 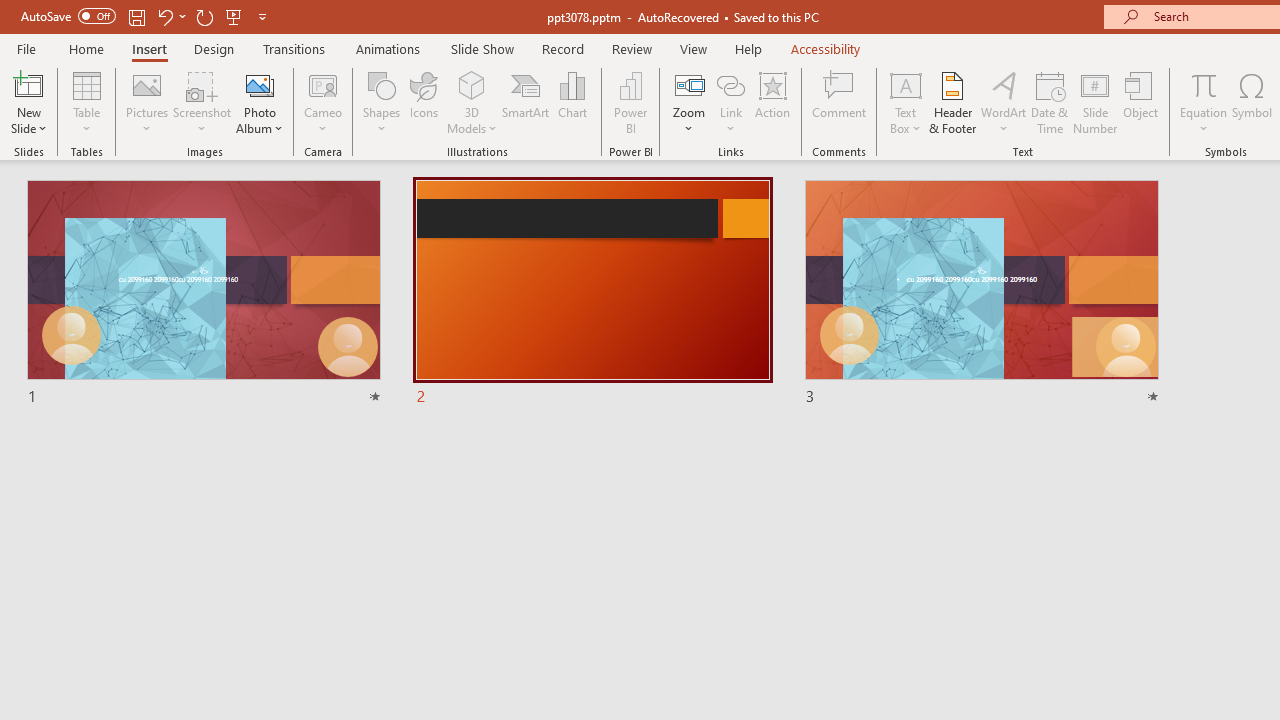 I want to click on 'Date & Time...', so click(x=1049, y=103).